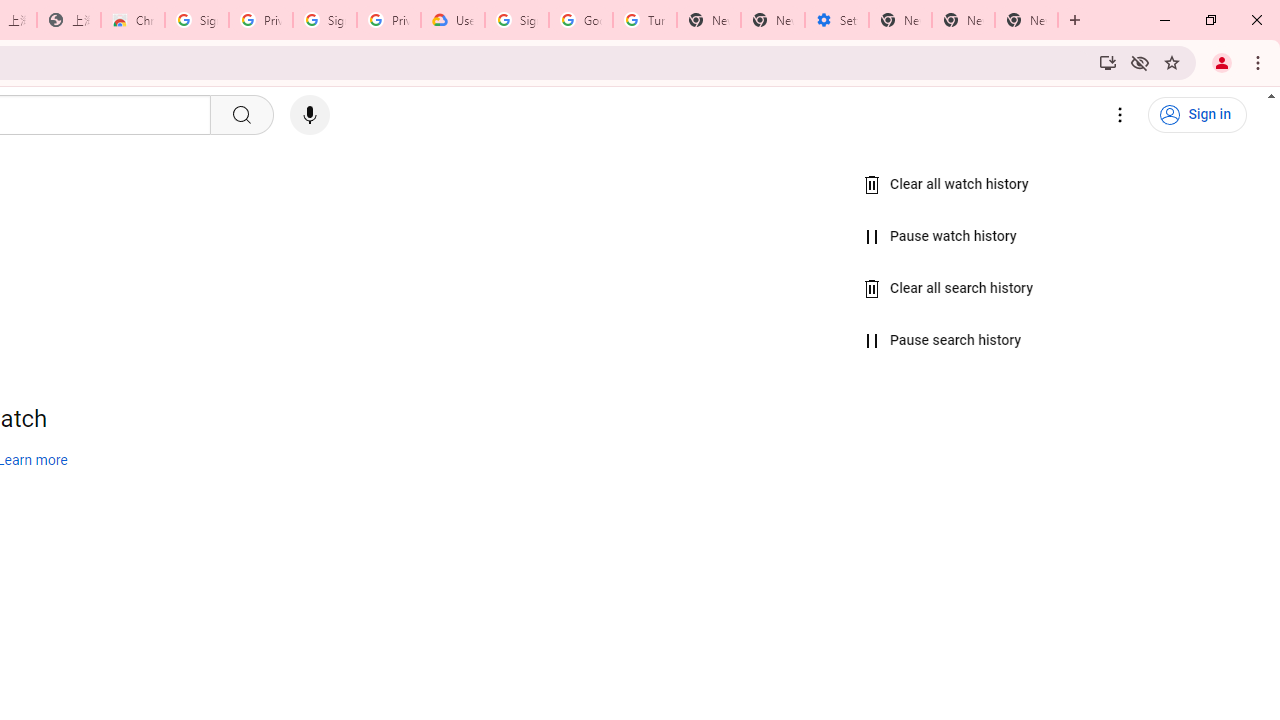 This screenshot has width=1280, height=720. What do you see at coordinates (308, 115) in the screenshot?
I see `'Search with your voice'` at bounding box center [308, 115].